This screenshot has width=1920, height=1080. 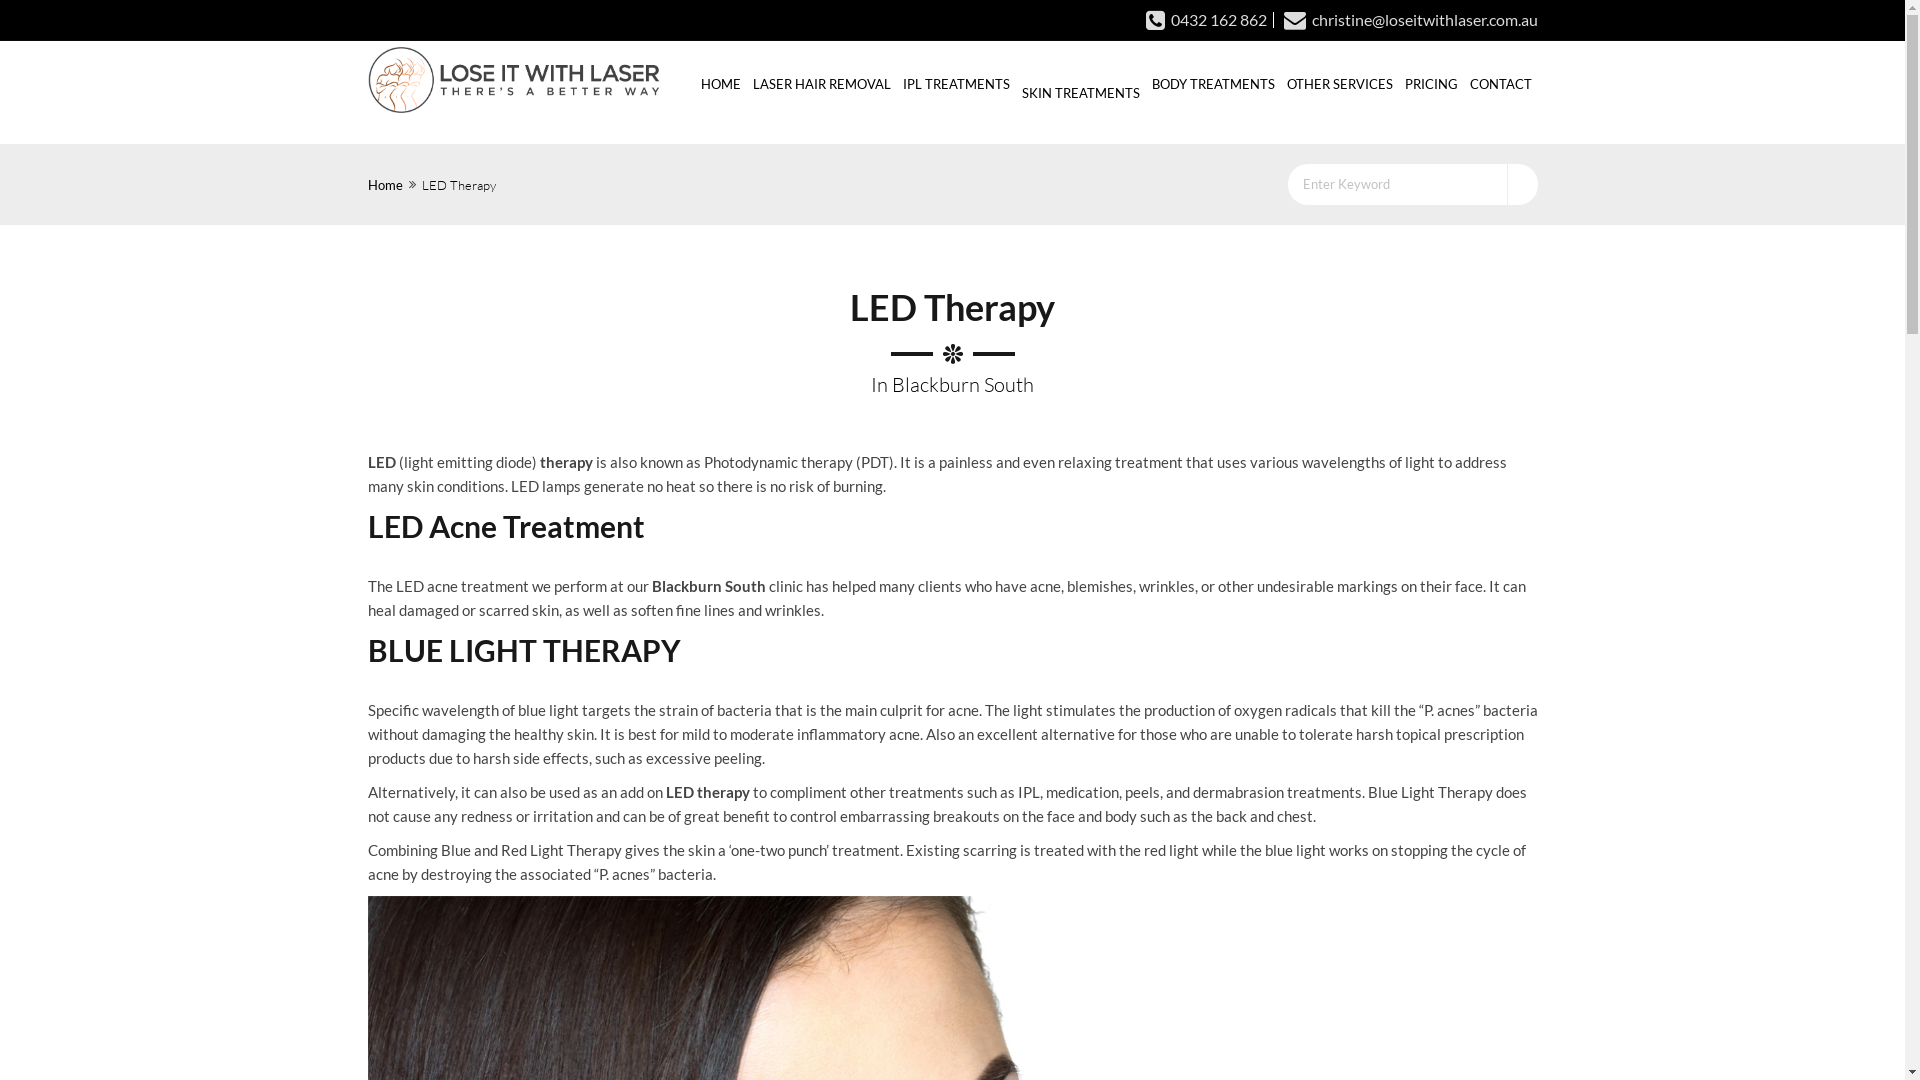 I want to click on 'Home', so click(x=385, y=185).